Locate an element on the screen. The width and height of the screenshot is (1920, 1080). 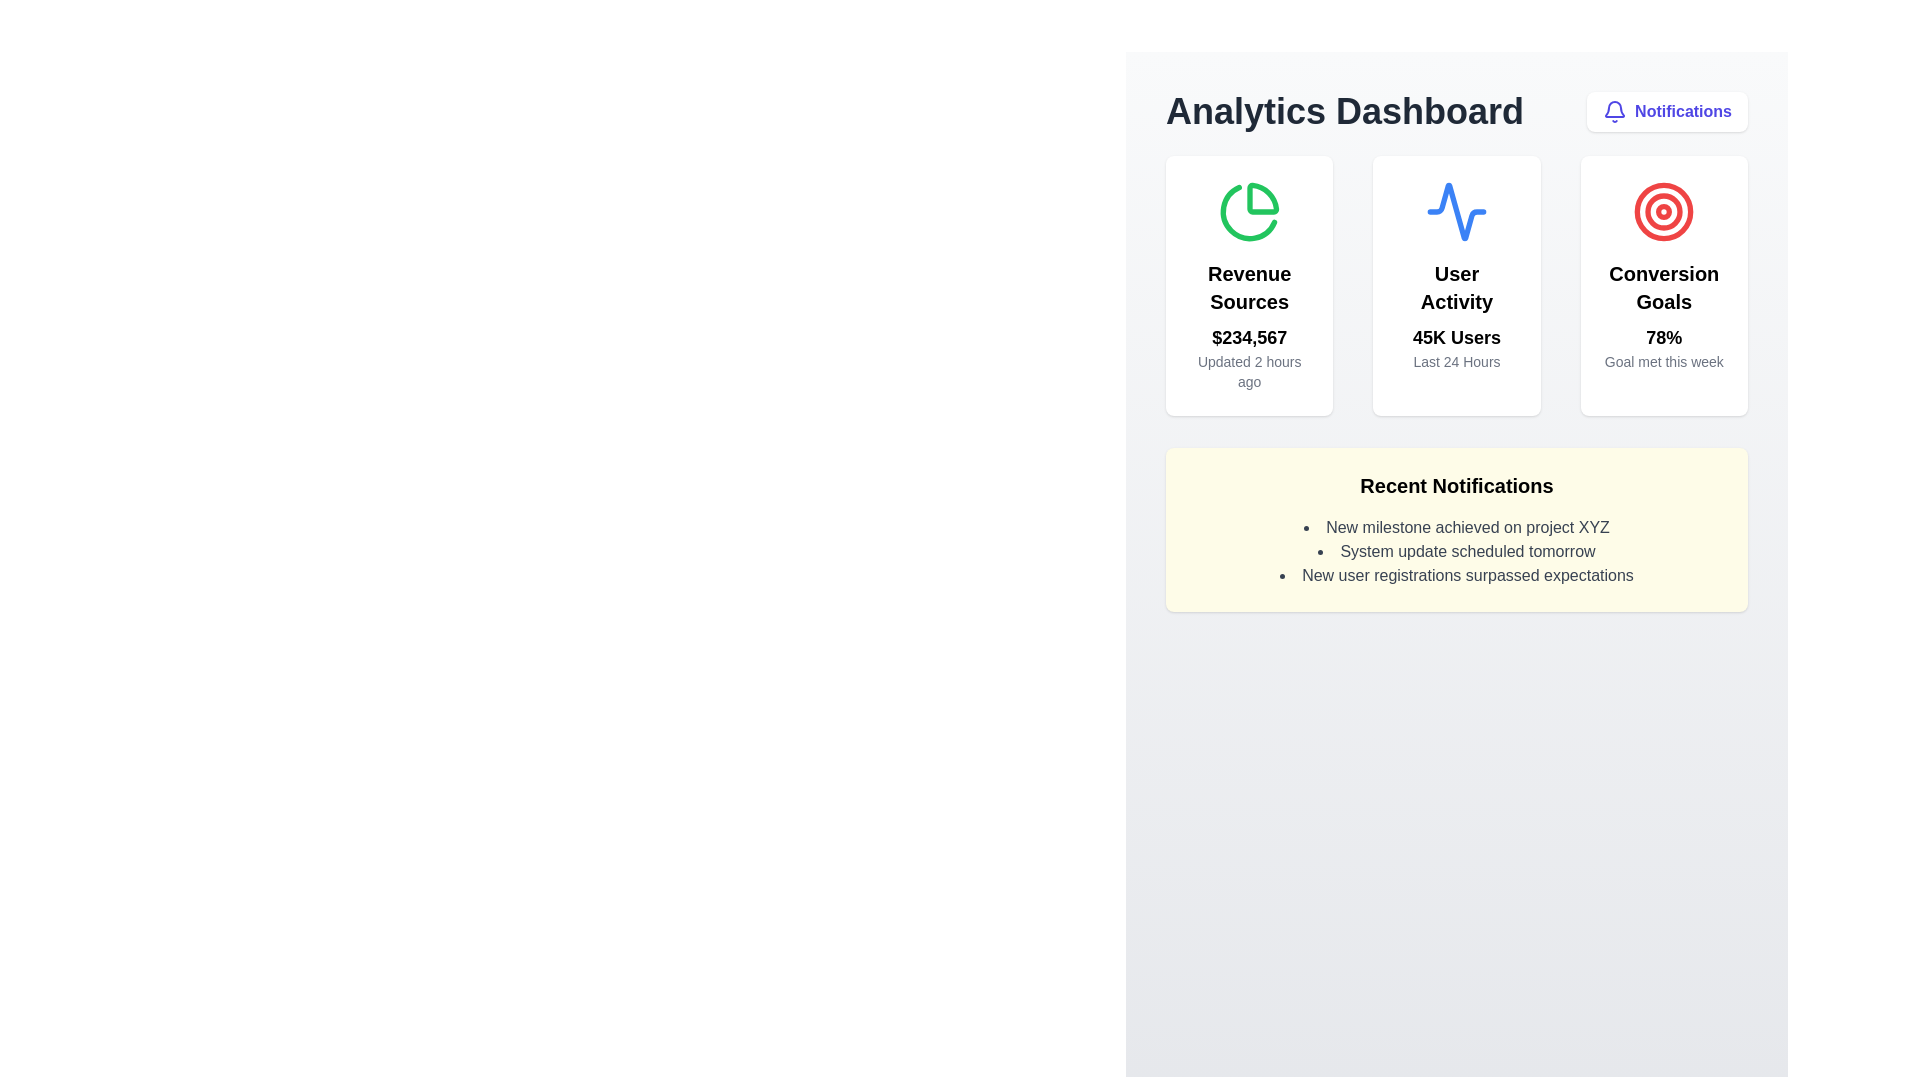
the Informational card displaying metrics titled 'Conversion Goals' from its position is located at coordinates (1664, 285).